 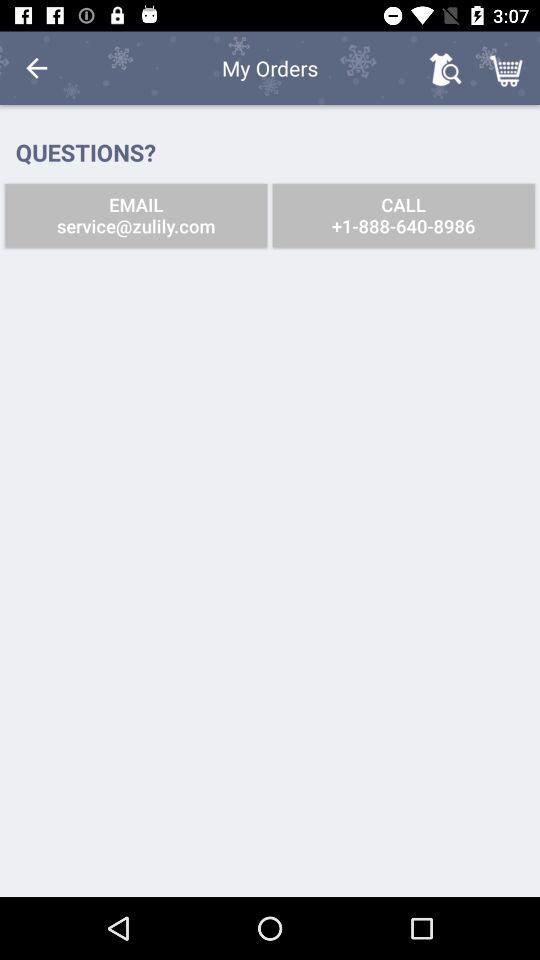 I want to click on the icon next to the my orders, so click(x=445, y=68).